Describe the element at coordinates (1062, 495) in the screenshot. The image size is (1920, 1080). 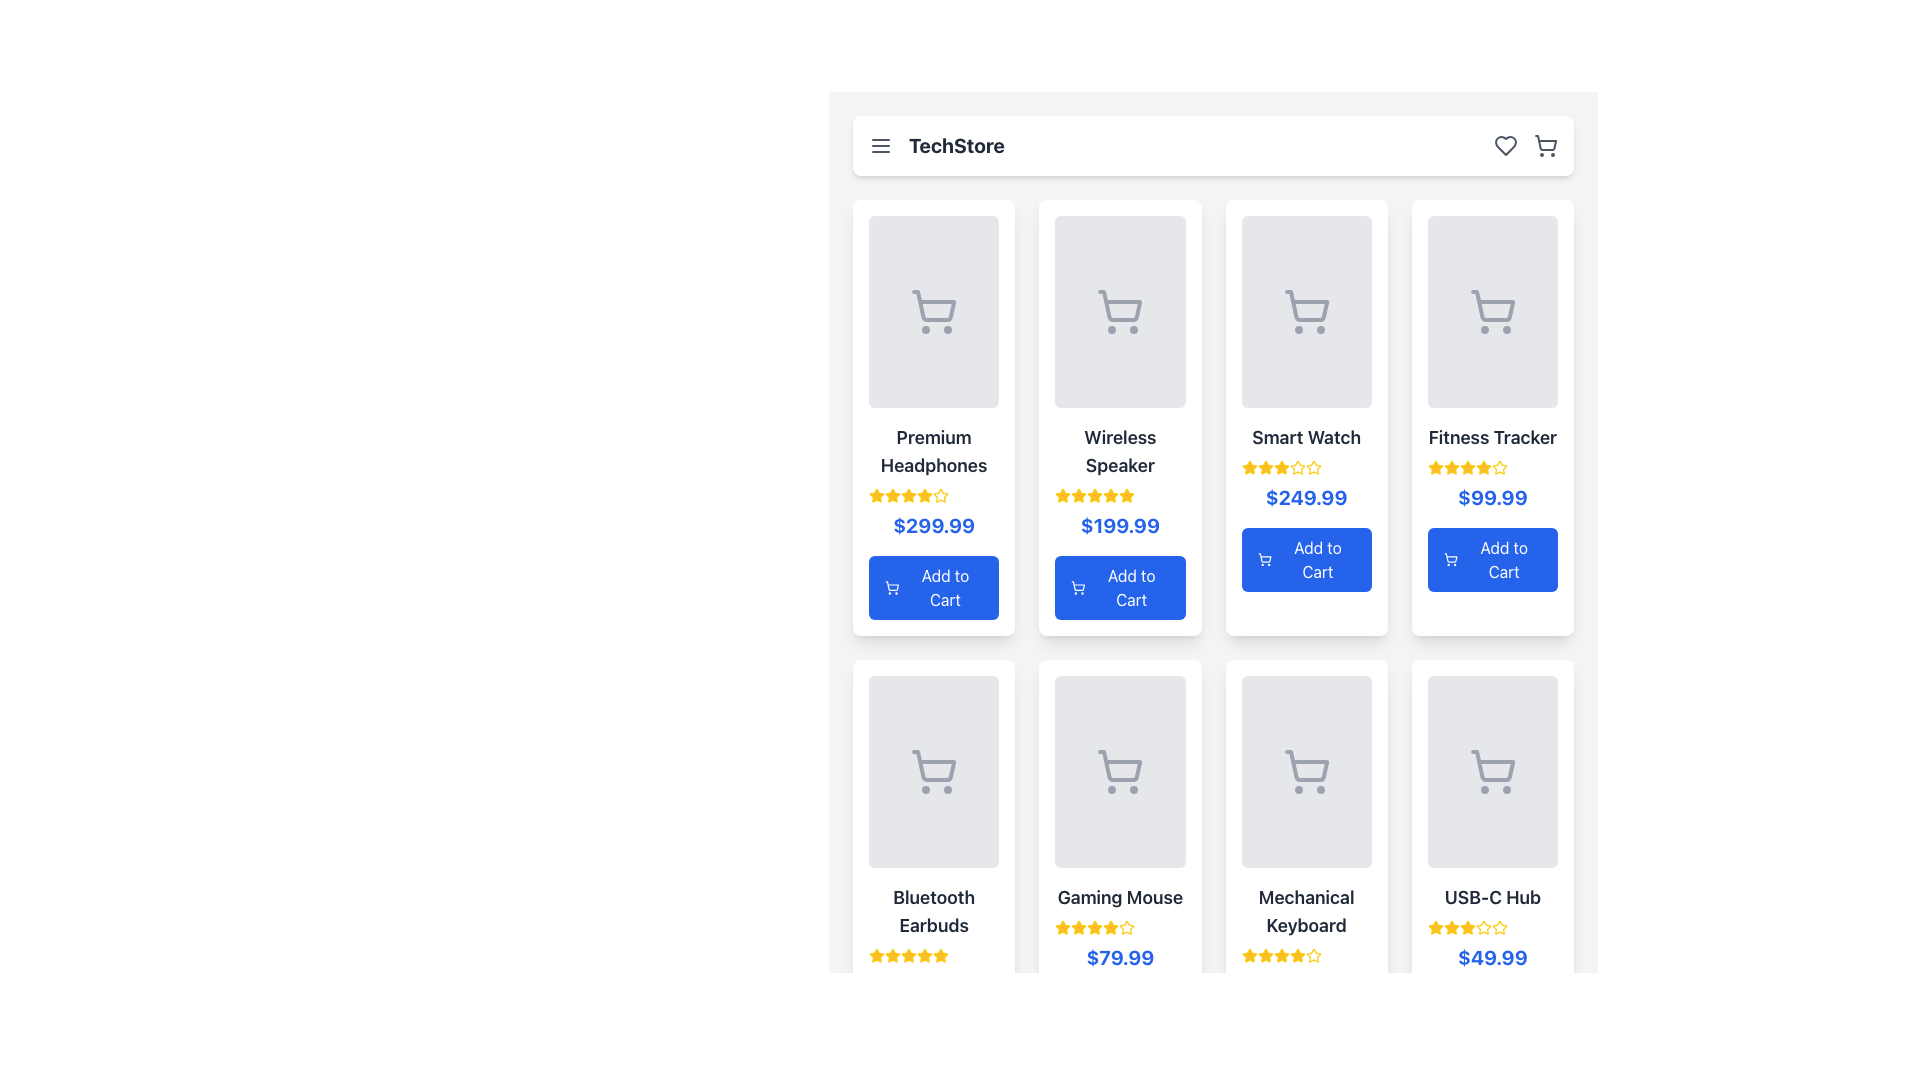
I see `the yellow star-shaped icon, which is the first star in a row of five under the 'Wireless Speaker' product card` at that location.